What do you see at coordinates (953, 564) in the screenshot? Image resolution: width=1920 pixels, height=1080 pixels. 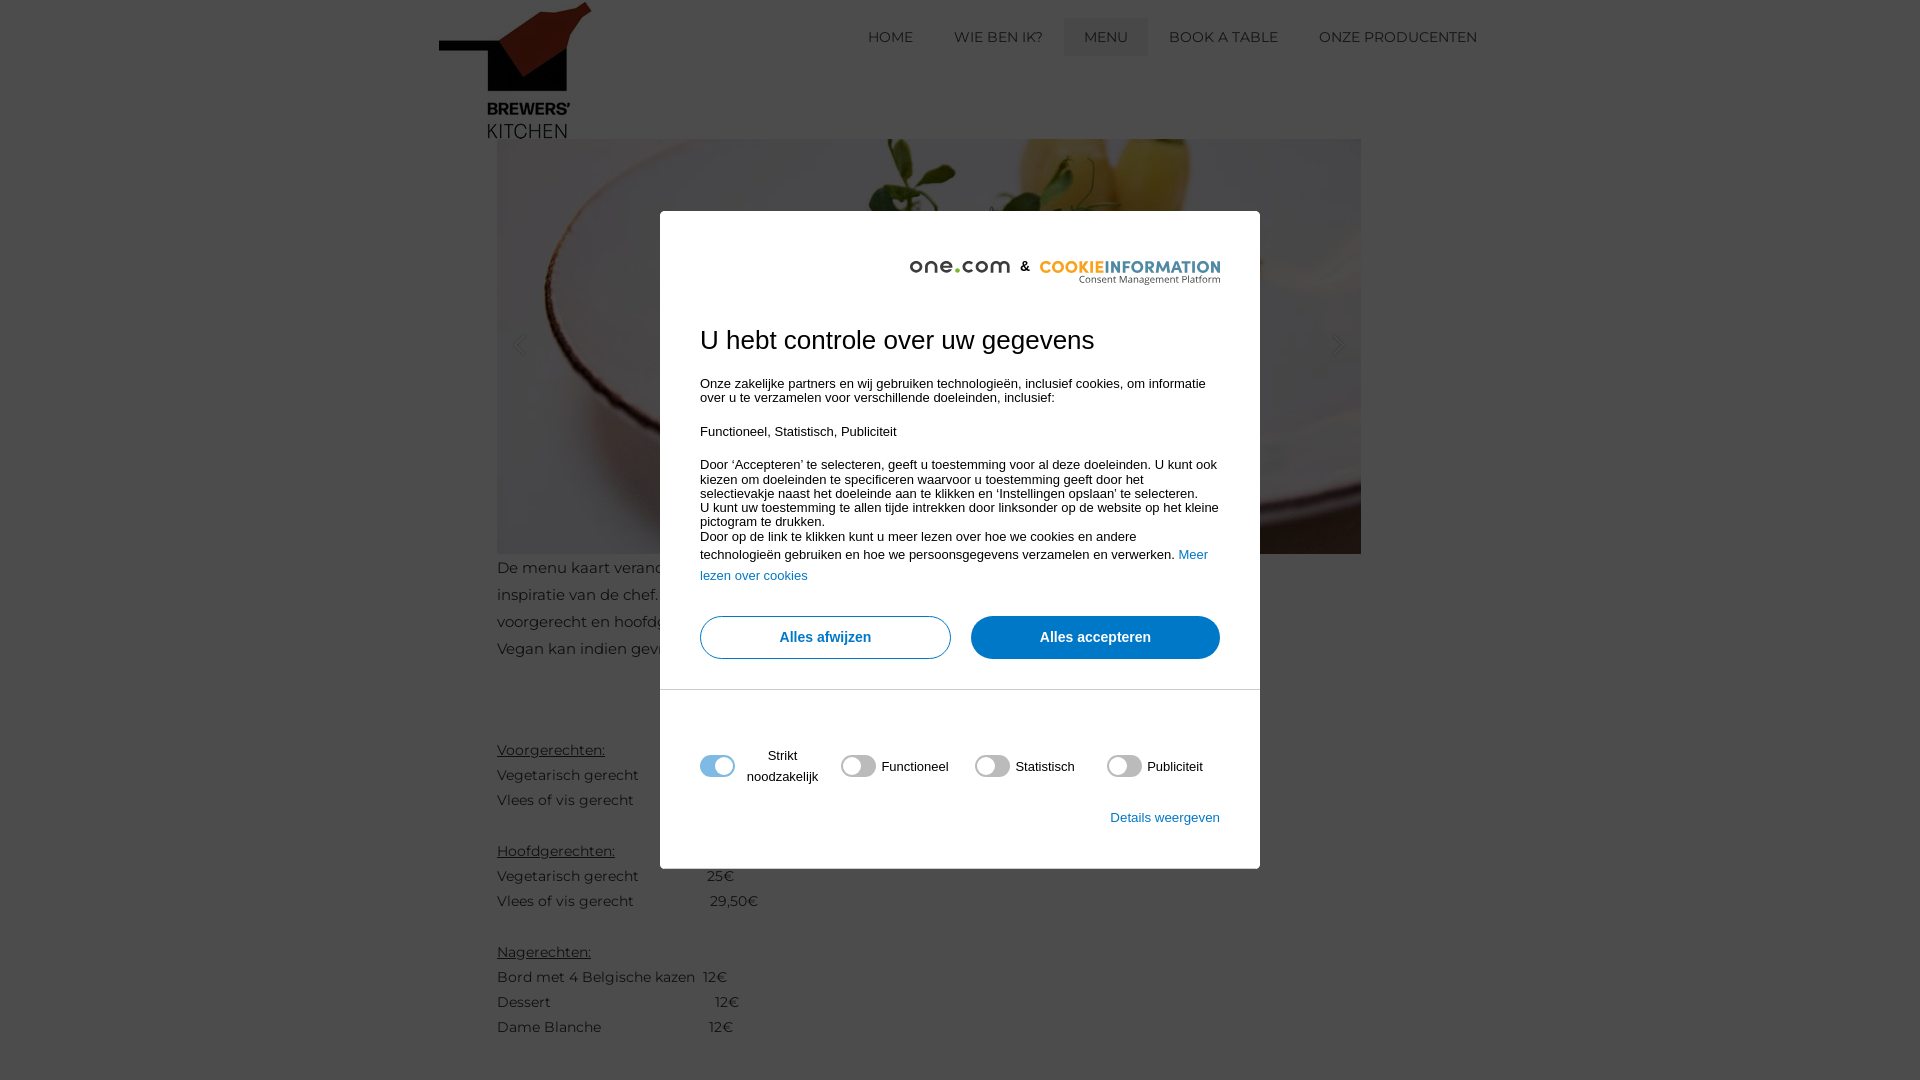 I see `'Meer lezen over cookies'` at bounding box center [953, 564].